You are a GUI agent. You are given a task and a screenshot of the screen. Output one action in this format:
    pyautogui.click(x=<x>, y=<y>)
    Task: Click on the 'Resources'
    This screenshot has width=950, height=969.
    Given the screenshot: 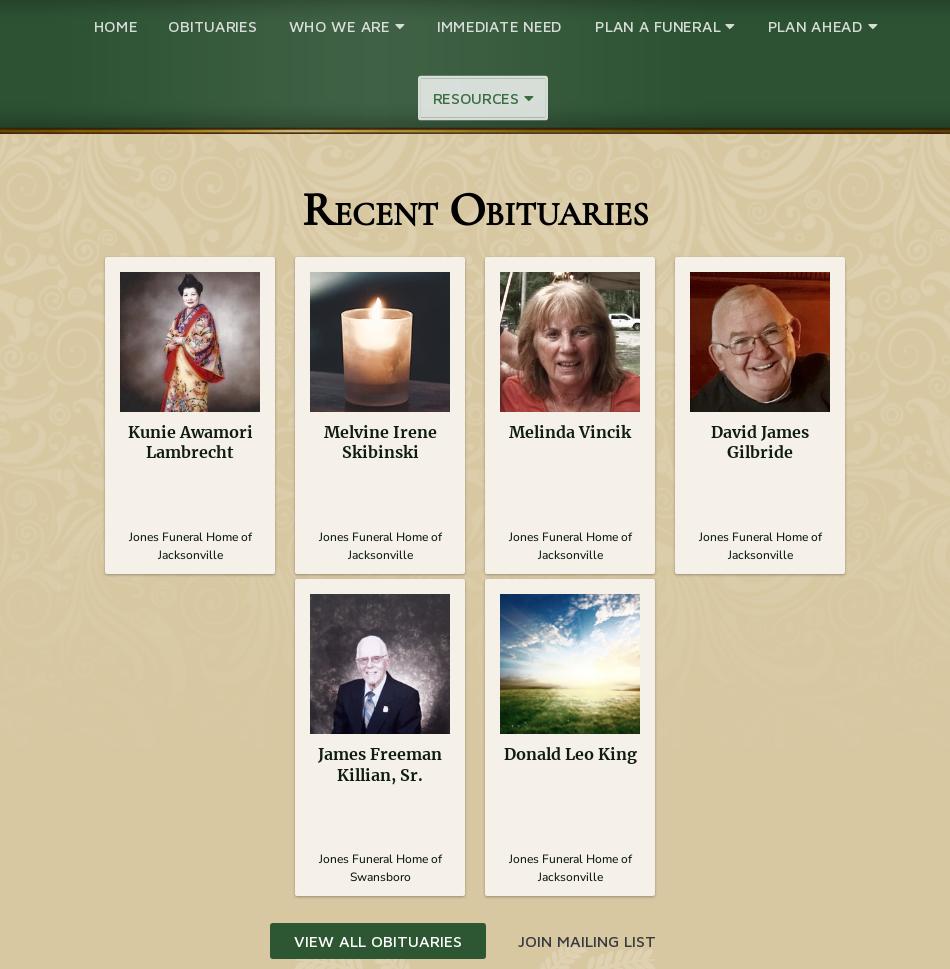 What is the action you would take?
    pyautogui.click(x=477, y=97)
    